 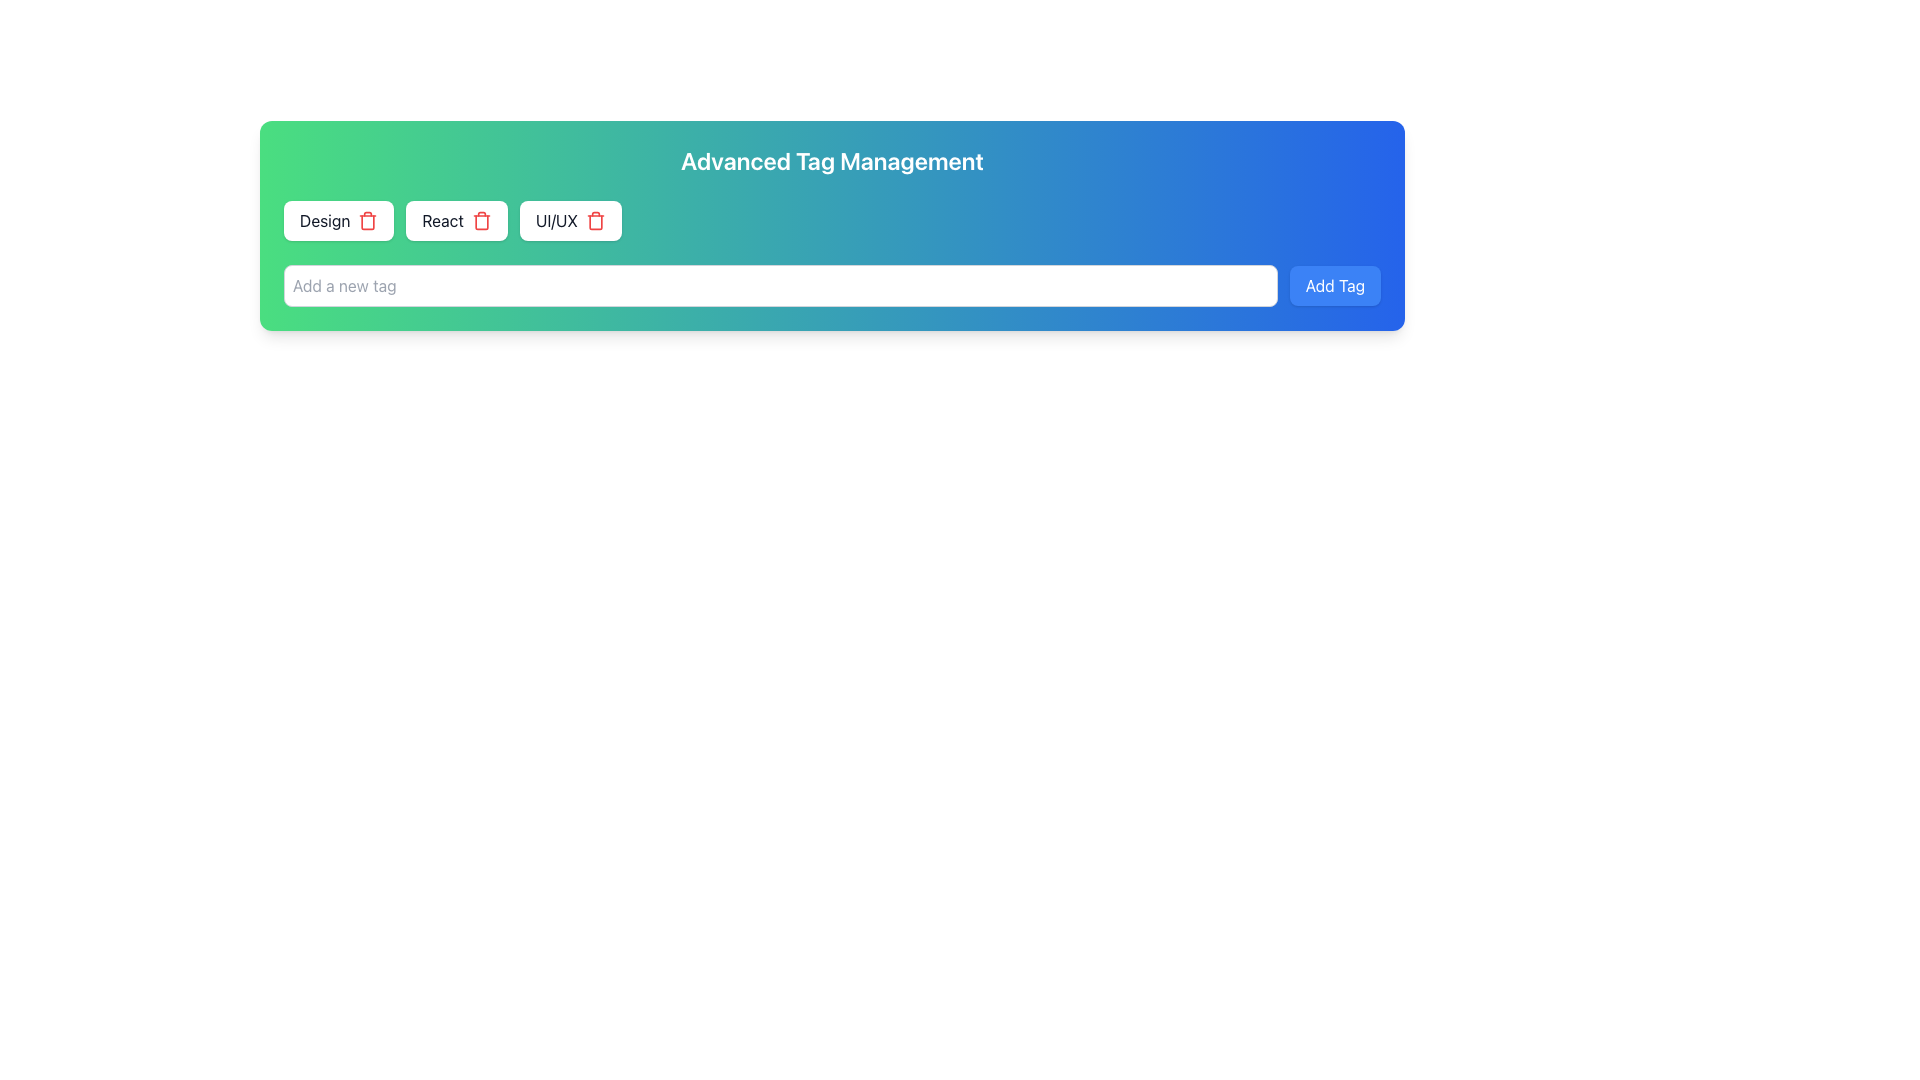 What do you see at coordinates (569, 220) in the screenshot?
I see `the 'UI/UX' button with a trash bin icon` at bounding box center [569, 220].